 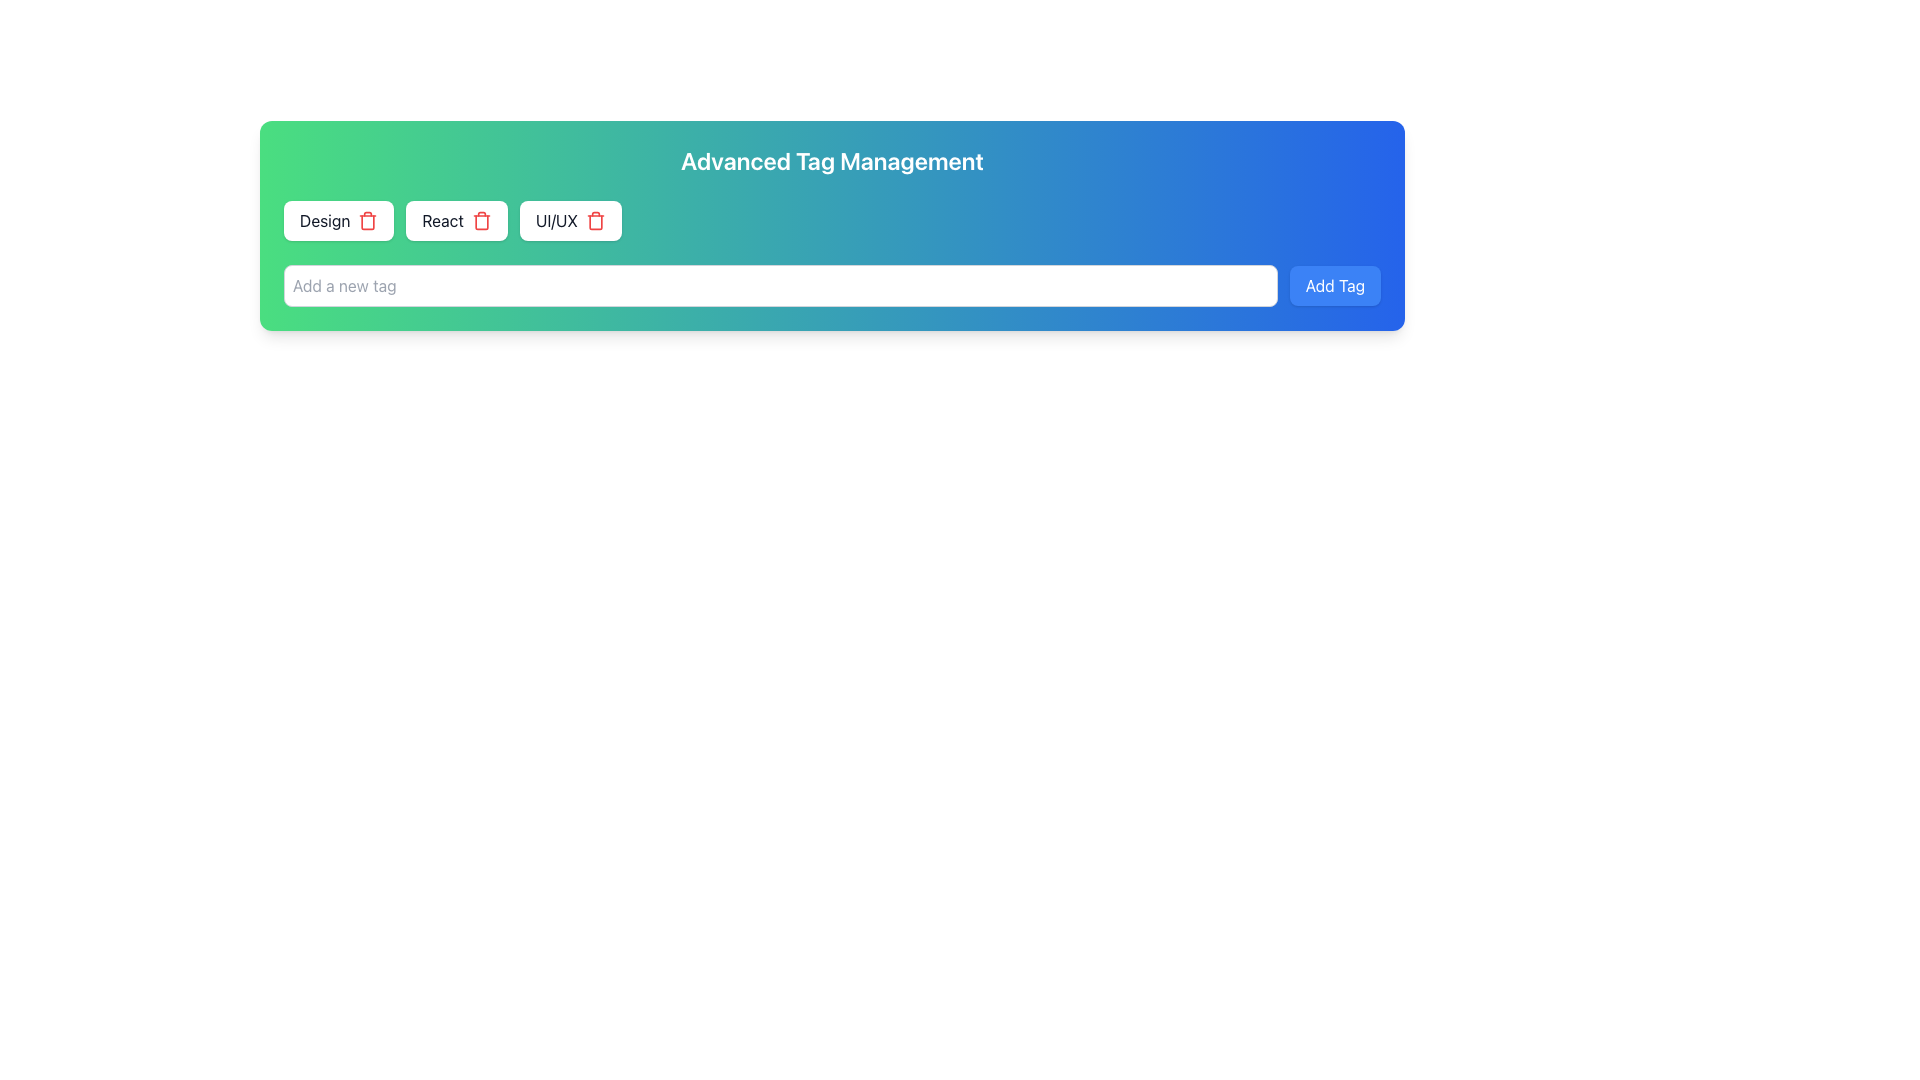 What do you see at coordinates (569, 220) in the screenshot?
I see `the 'UI/UX' button with a trash bin icon` at bounding box center [569, 220].